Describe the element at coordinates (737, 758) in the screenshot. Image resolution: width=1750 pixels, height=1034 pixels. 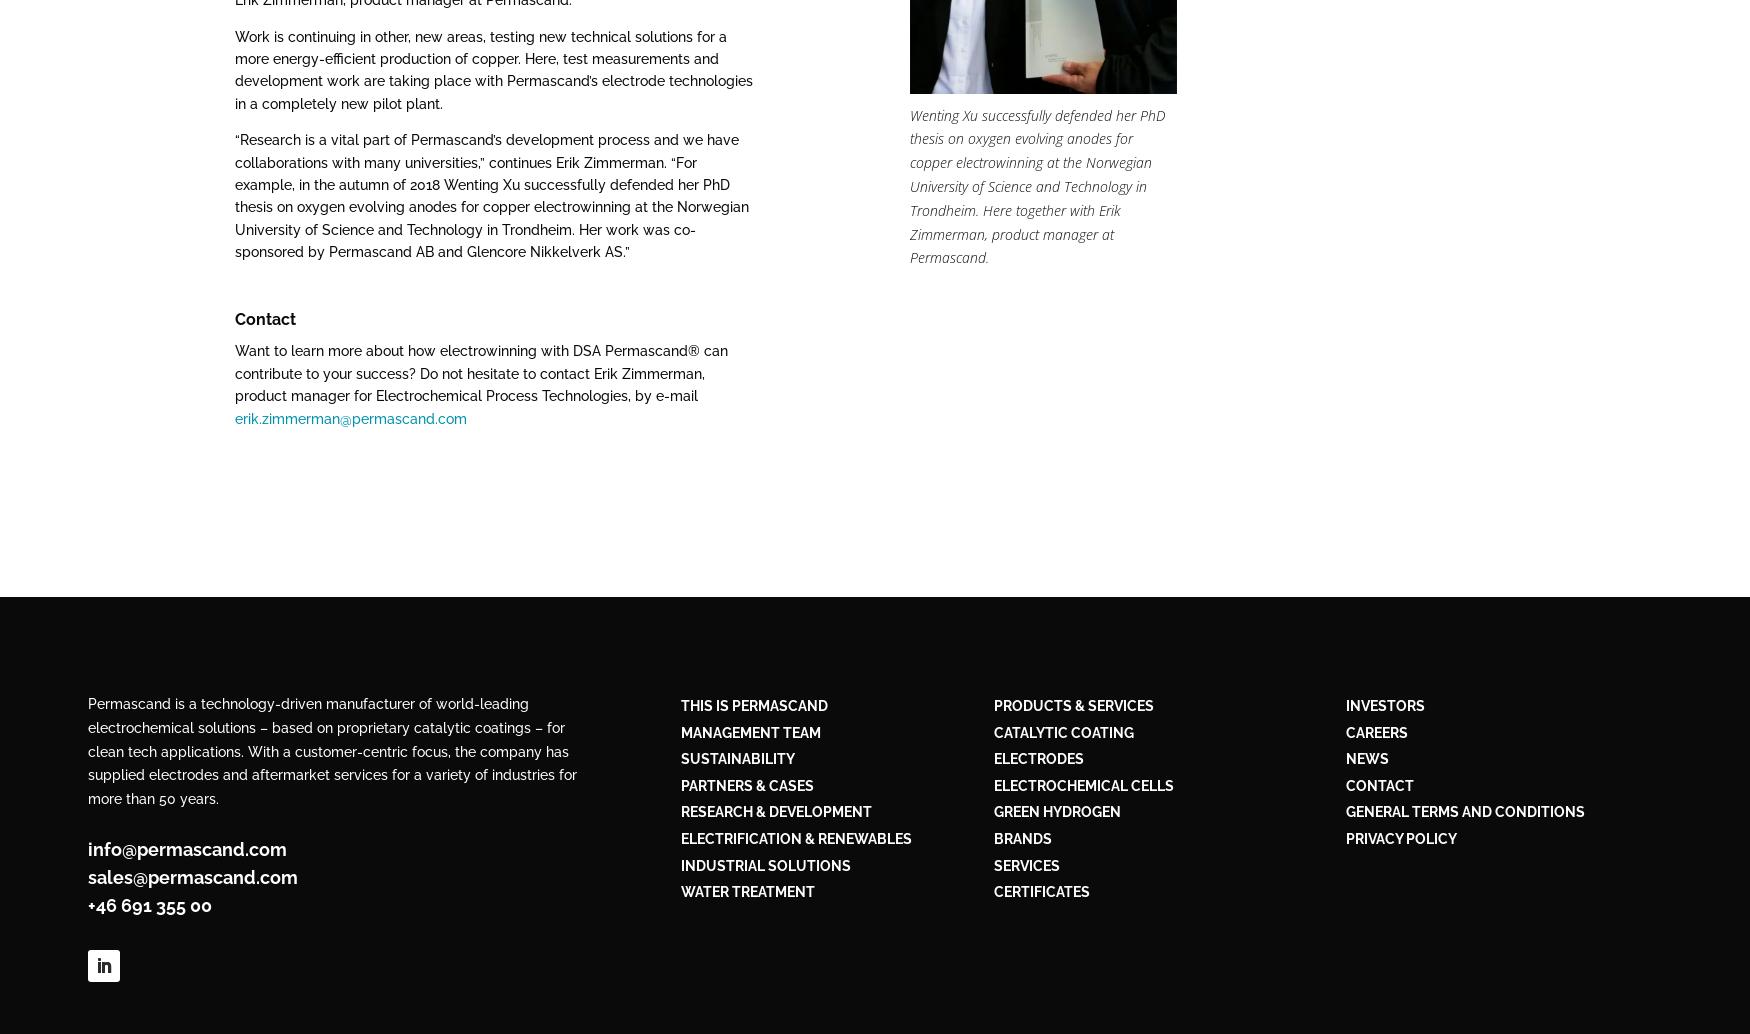
I see `'Sustainability'` at that location.